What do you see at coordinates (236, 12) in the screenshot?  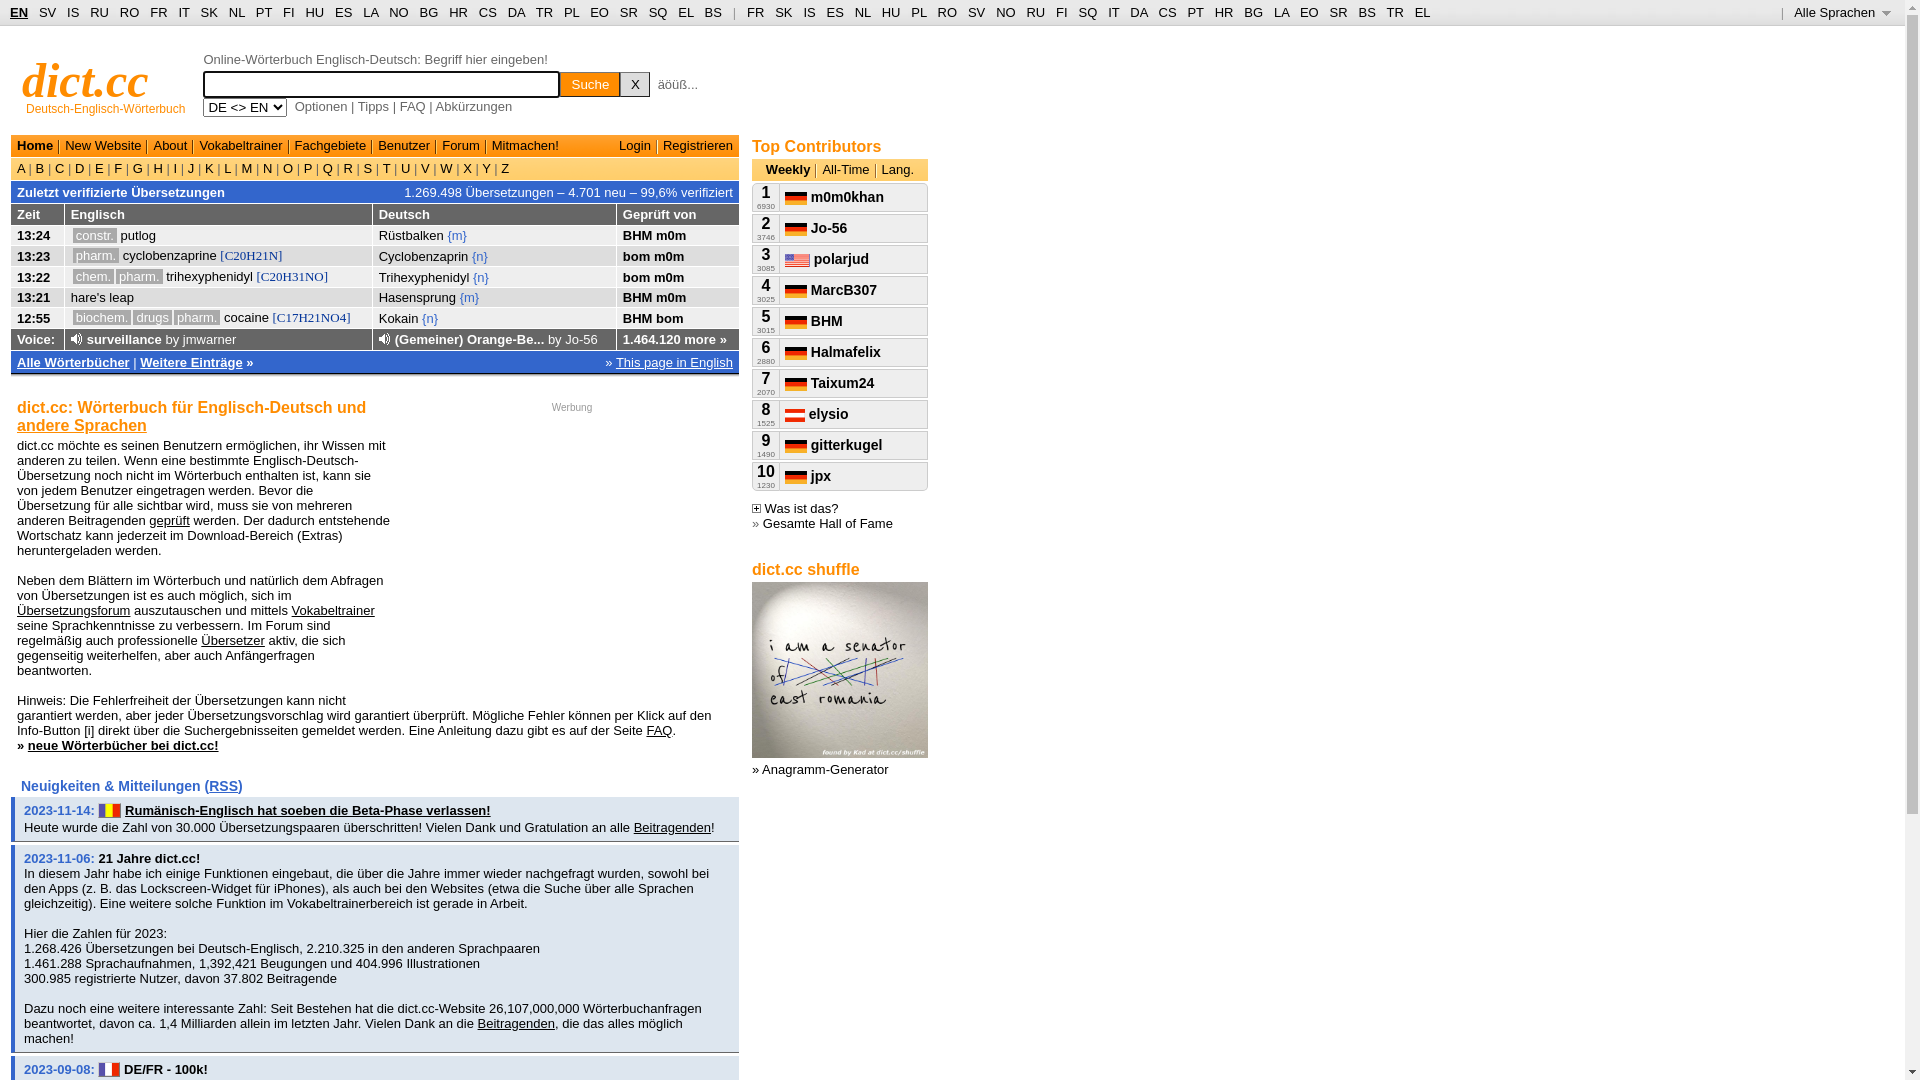 I see `'NL'` at bounding box center [236, 12].